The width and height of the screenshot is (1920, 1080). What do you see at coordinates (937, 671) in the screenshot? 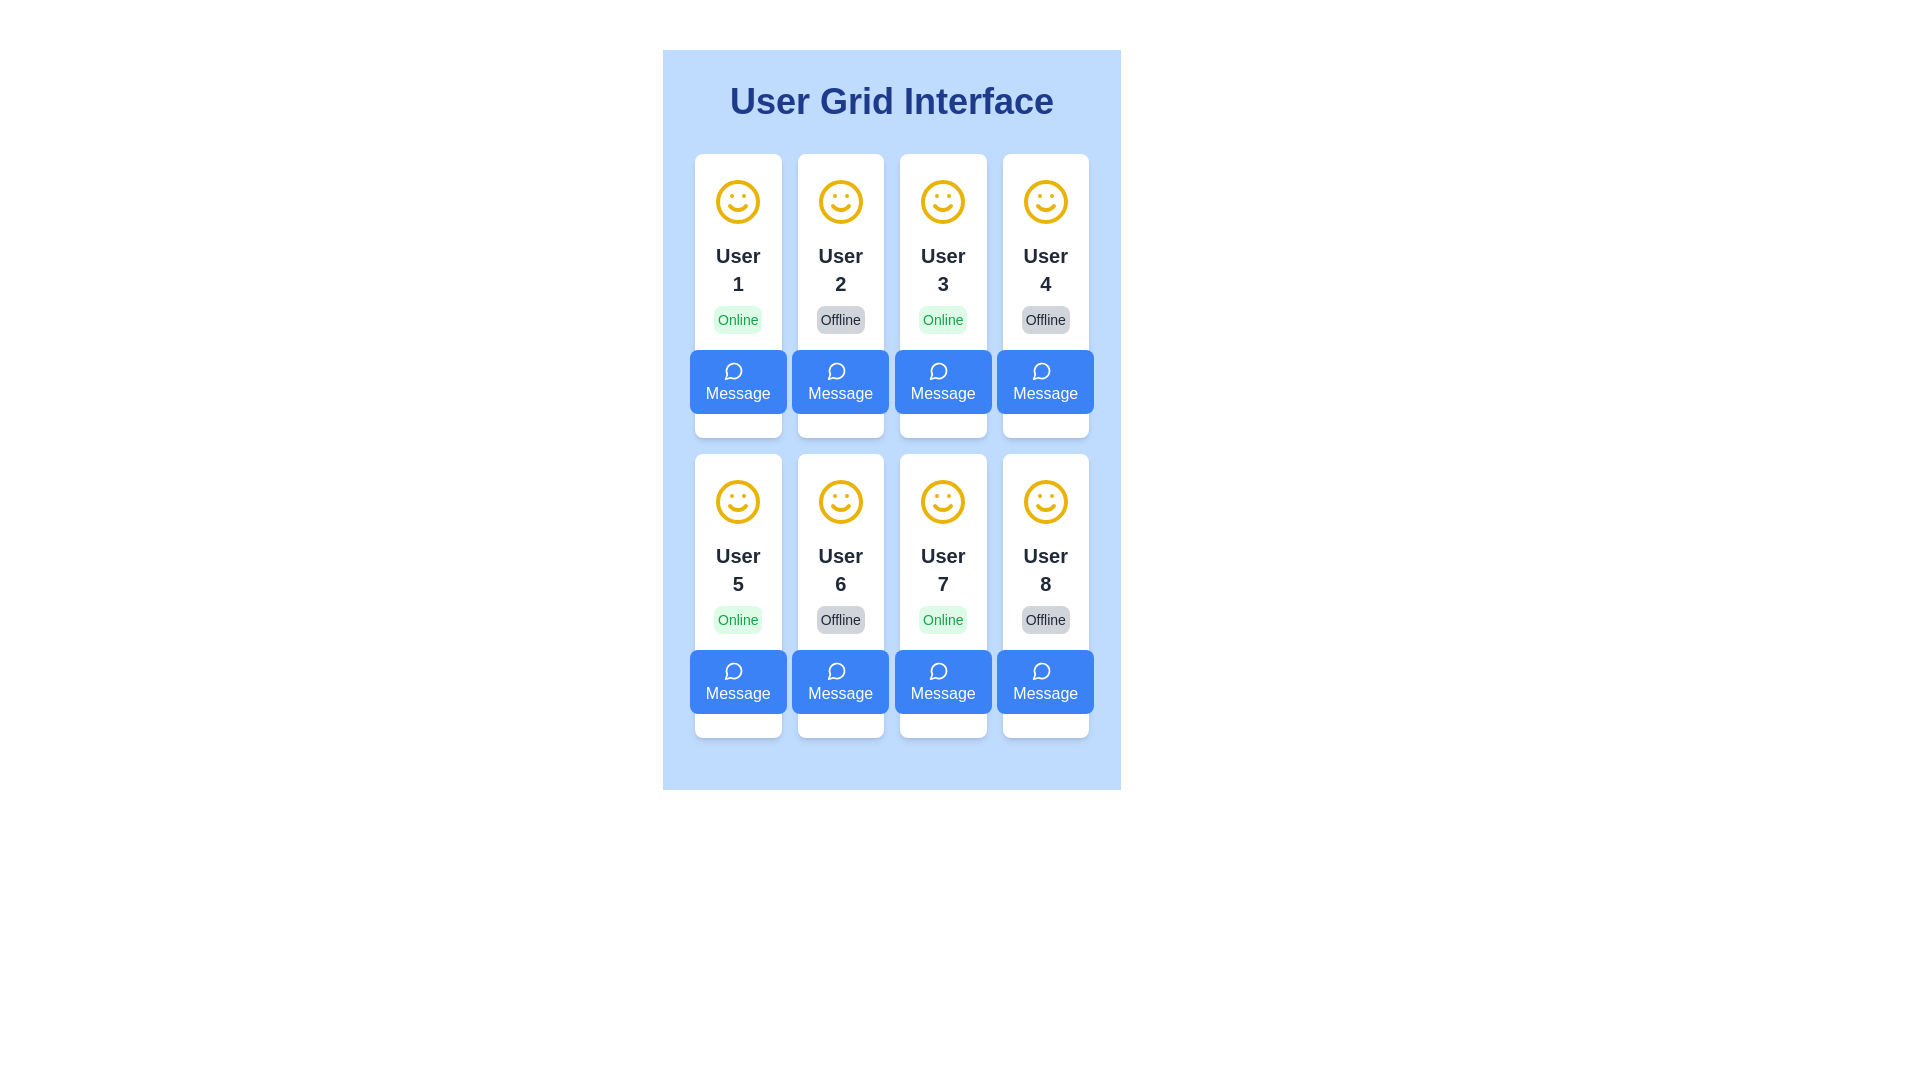
I see `the circular icon representing the messaging action for 'User 7'` at bounding box center [937, 671].